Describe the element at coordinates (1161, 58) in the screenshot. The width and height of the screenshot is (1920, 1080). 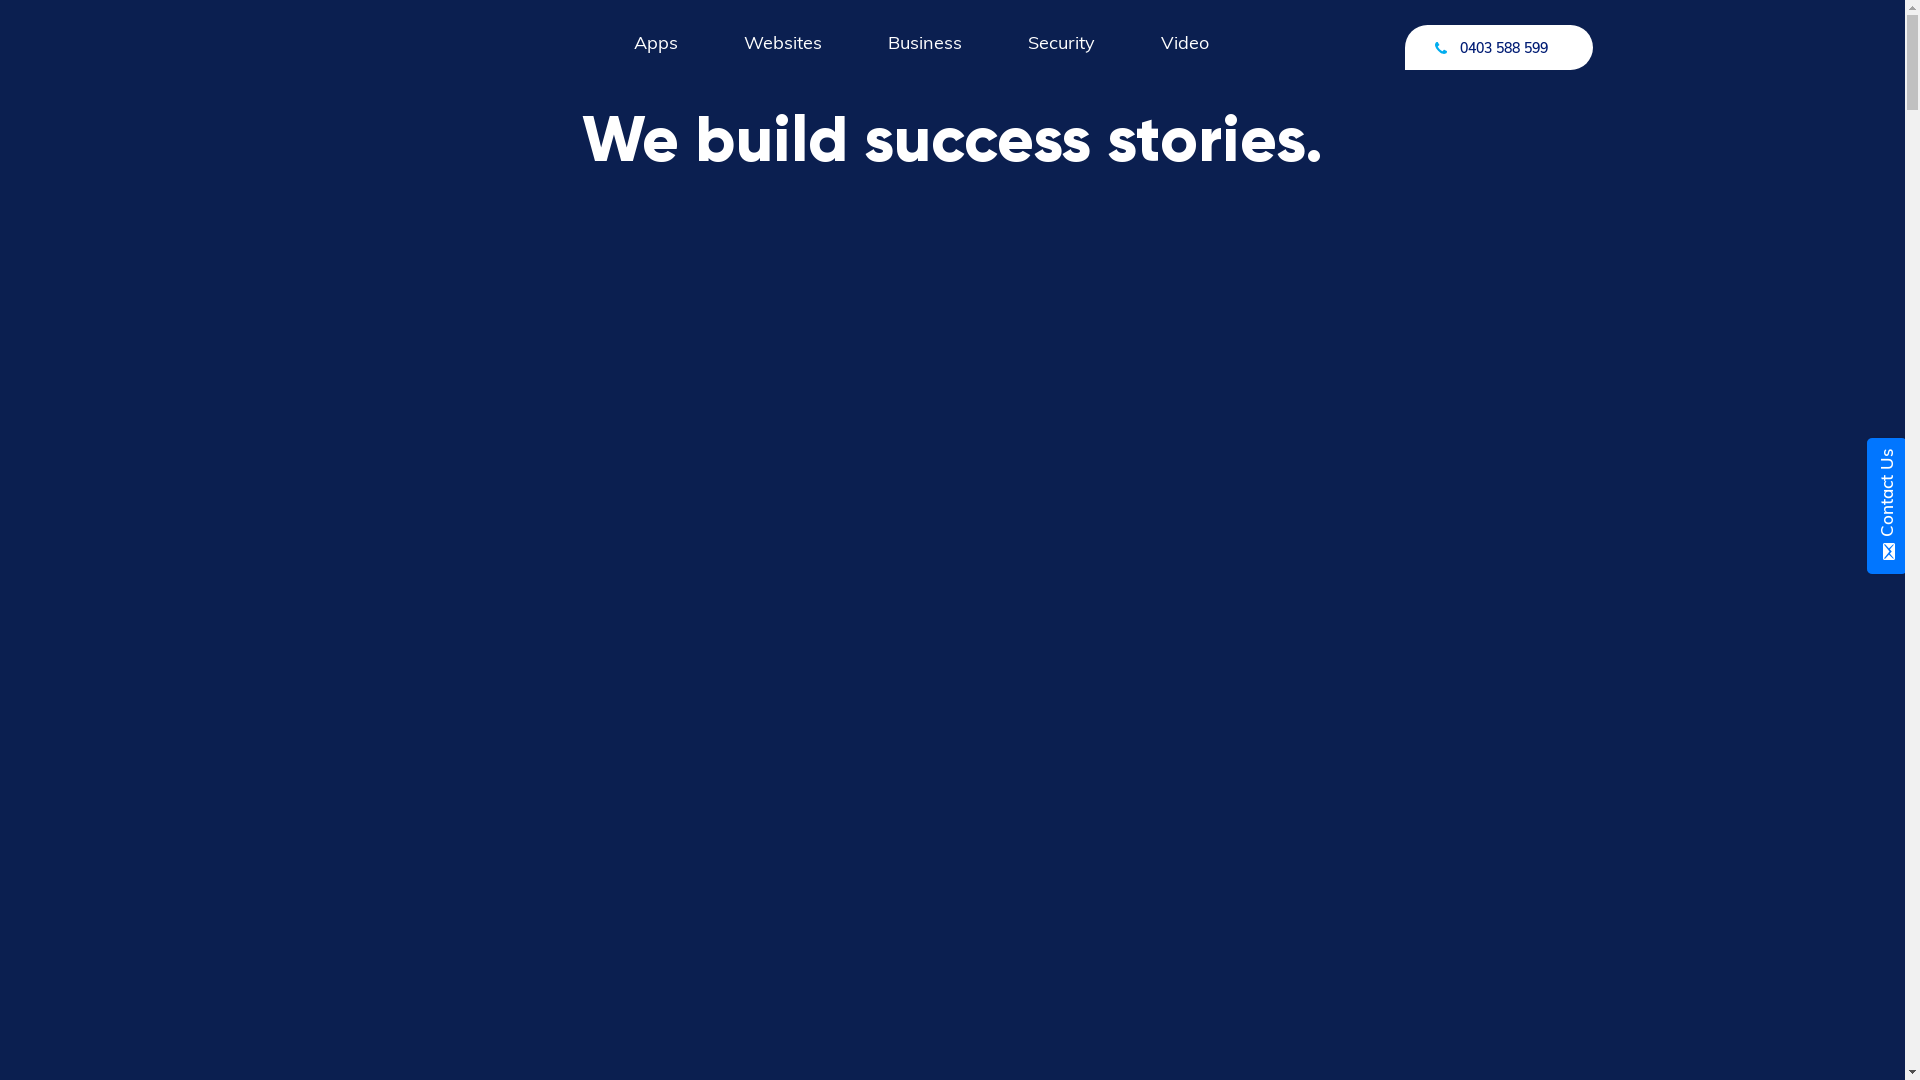
I see `'Video'` at that location.